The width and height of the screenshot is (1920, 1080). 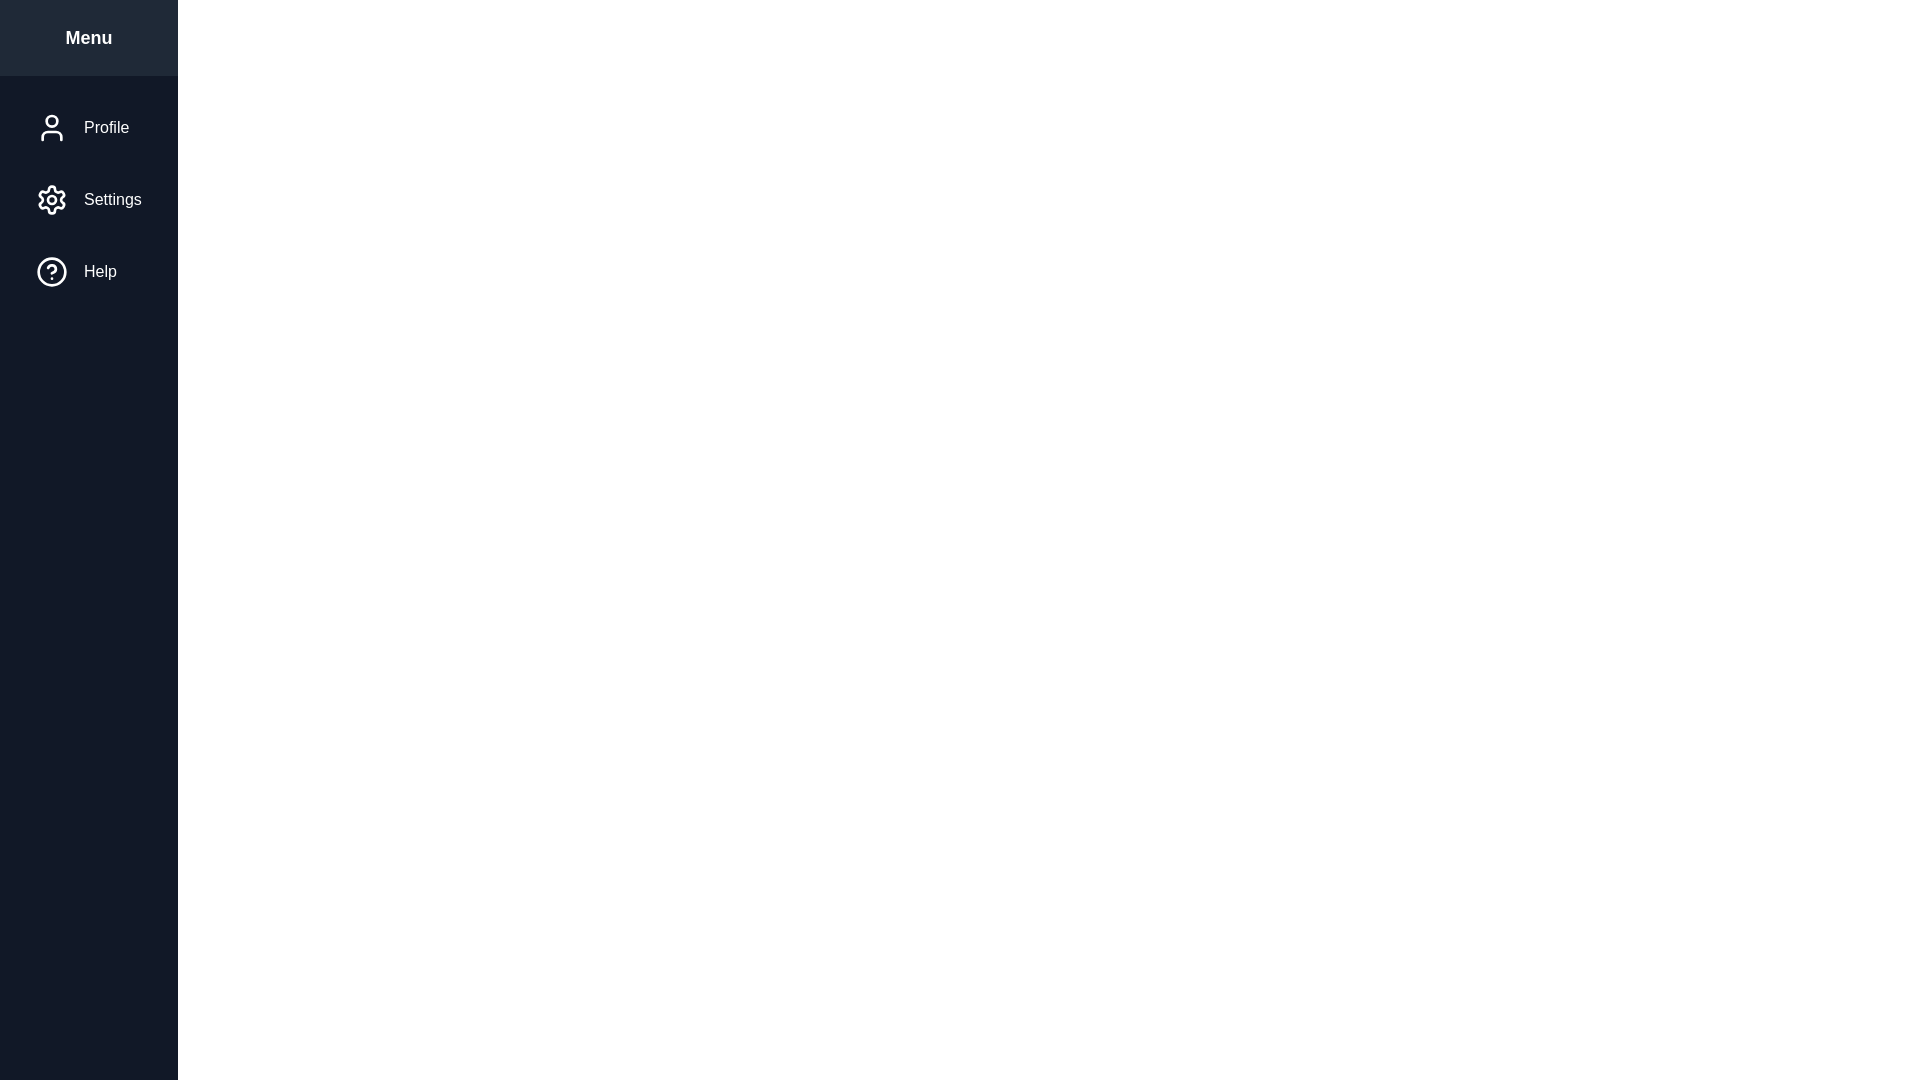 What do you see at coordinates (86, 200) in the screenshot?
I see `the menu option Settings` at bounding box center [86, 200].